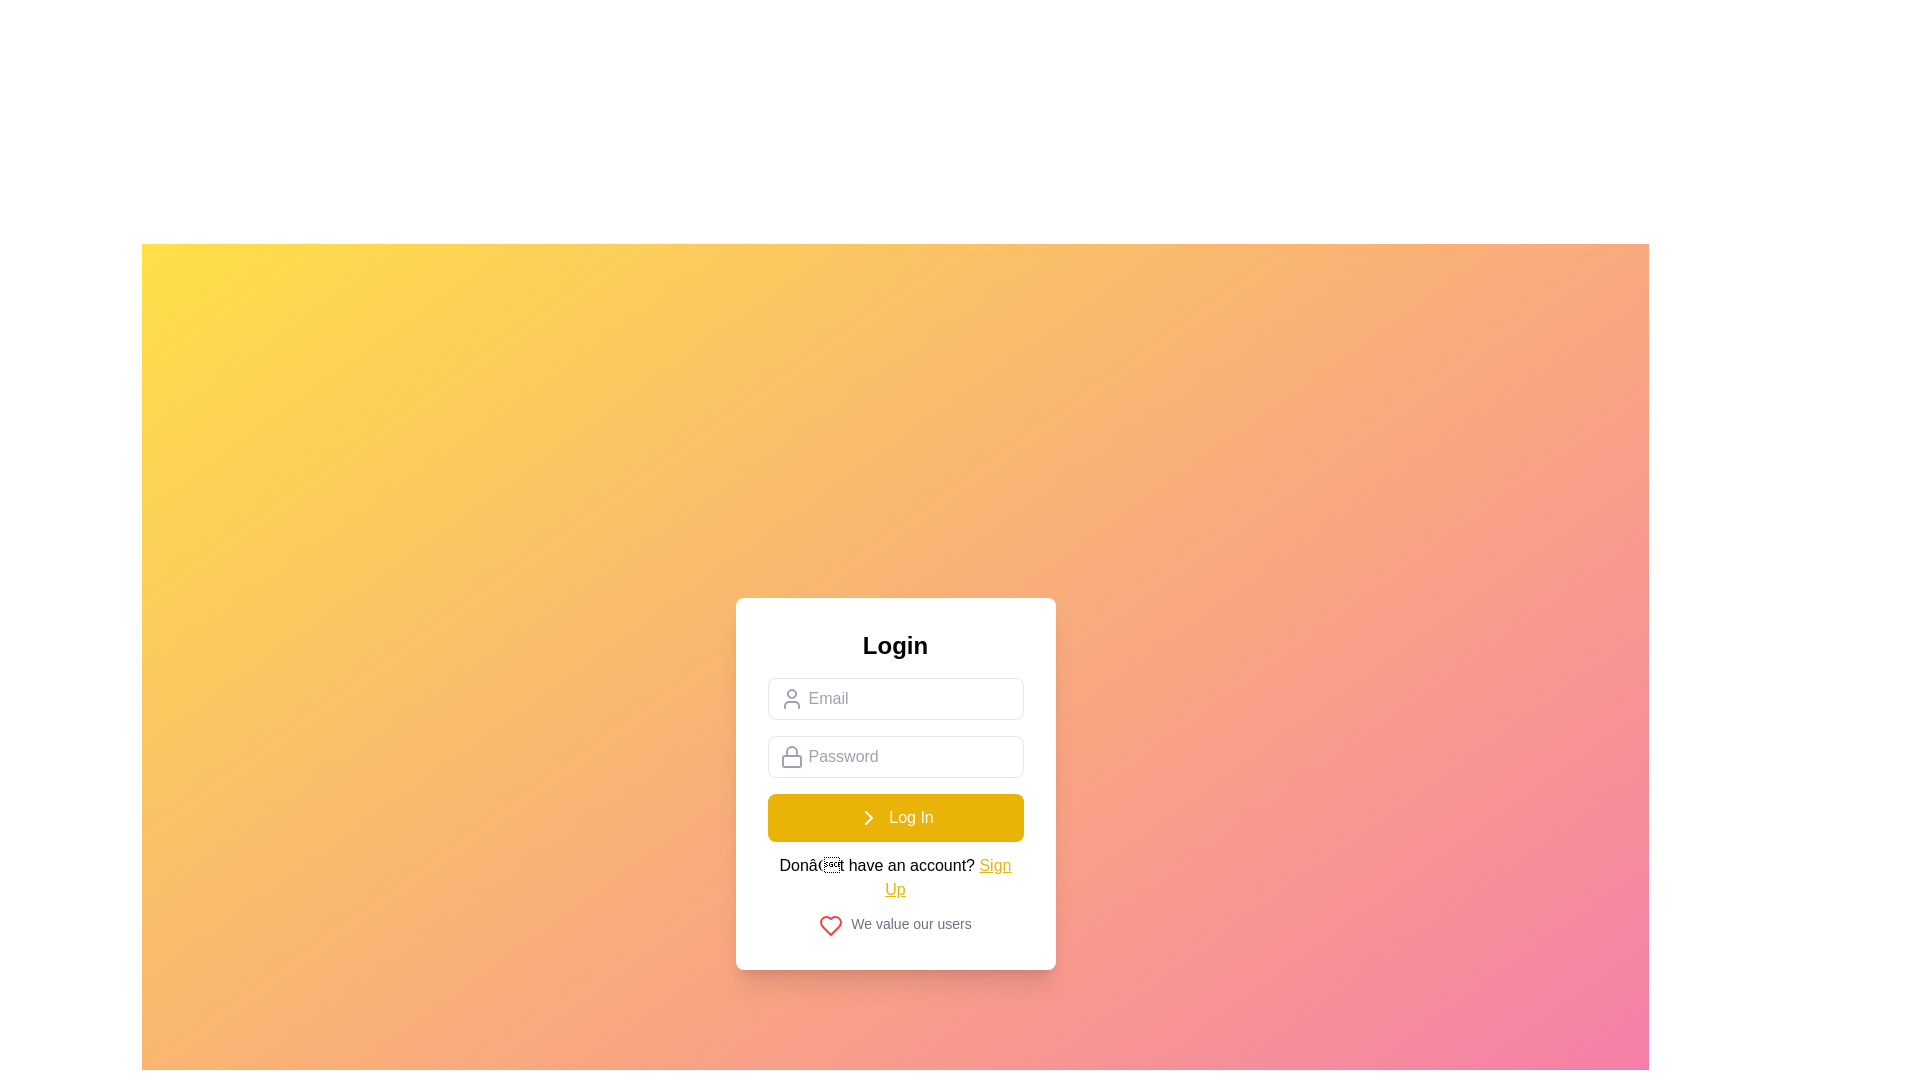 This screenshot has width=1920, height=1080. Describe the element at coordinates (790, 697) in the screenshot. I see `the small user icon, which is represented by an outline of a person, located to the left of the 'Email' input field on the login form` at that location.